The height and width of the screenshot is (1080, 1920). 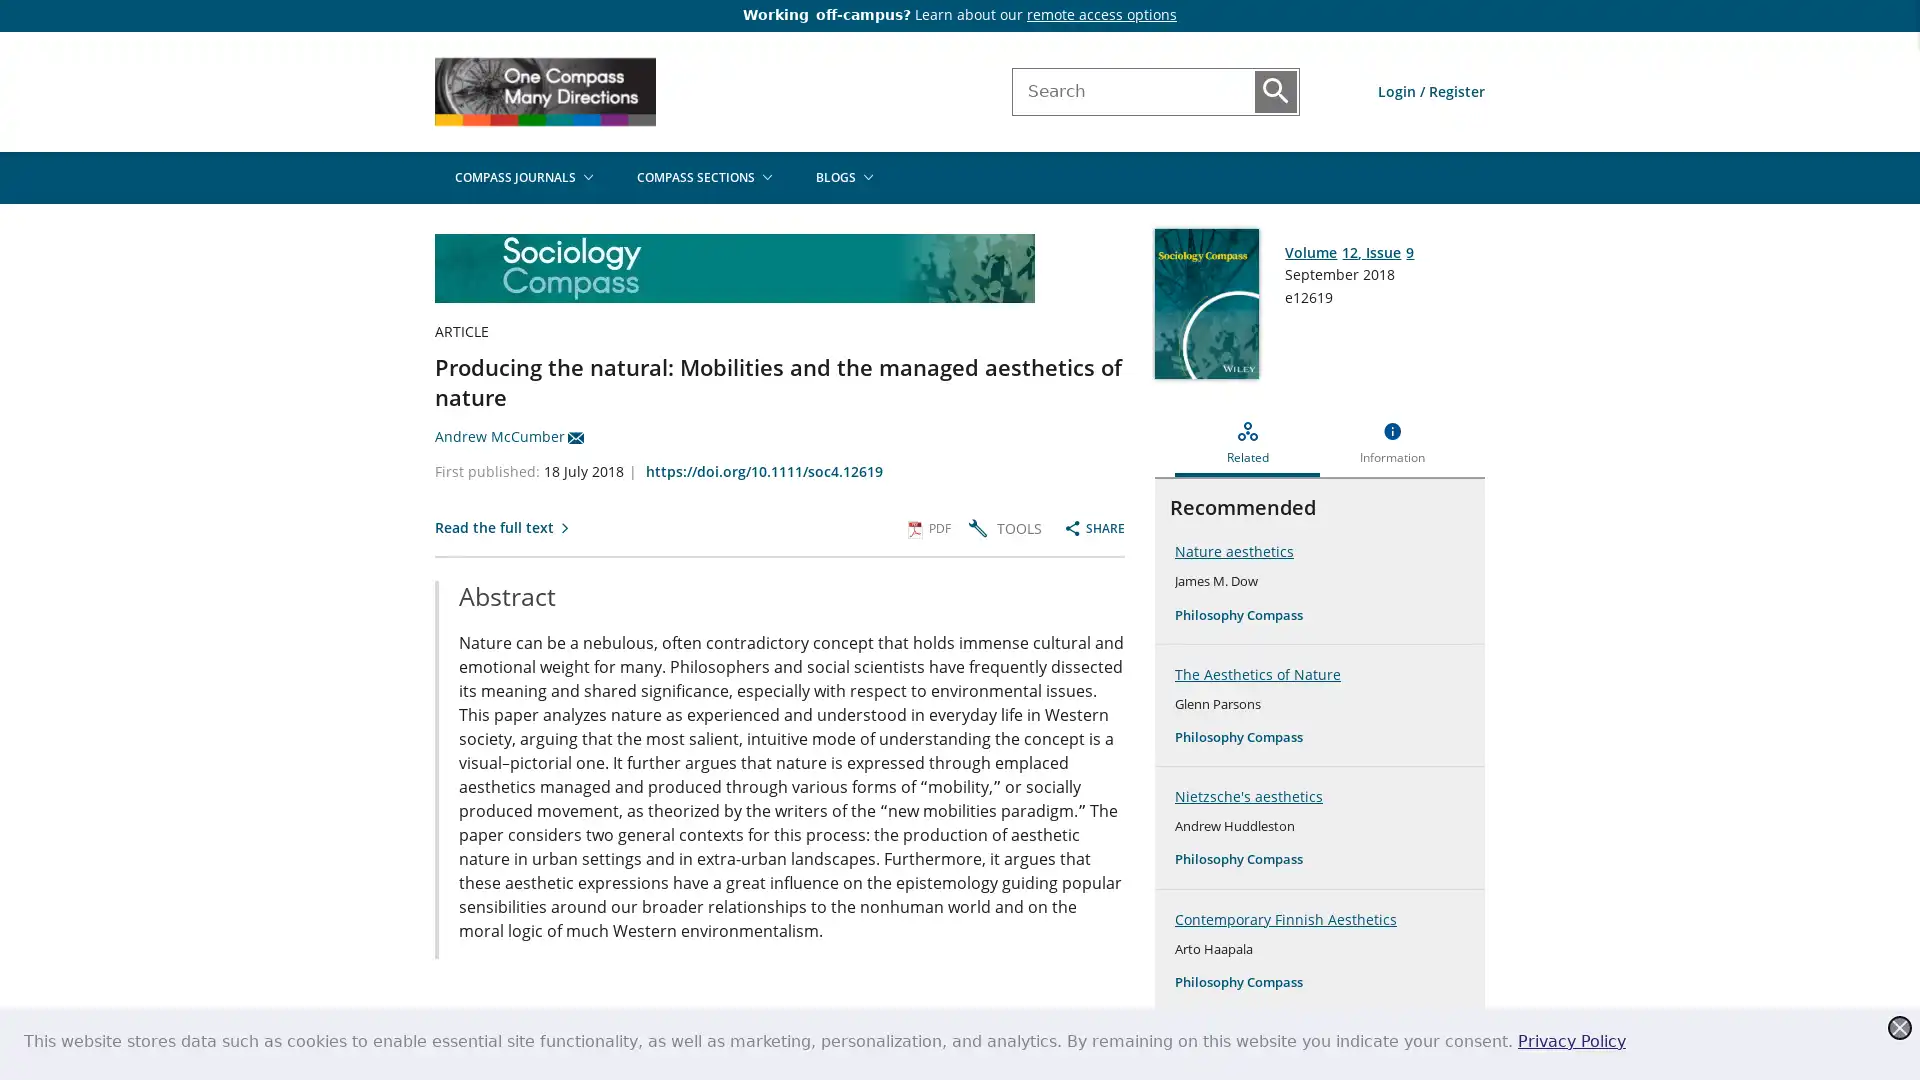 I want to click on Log in or Register, so click(x=1430, y=91).